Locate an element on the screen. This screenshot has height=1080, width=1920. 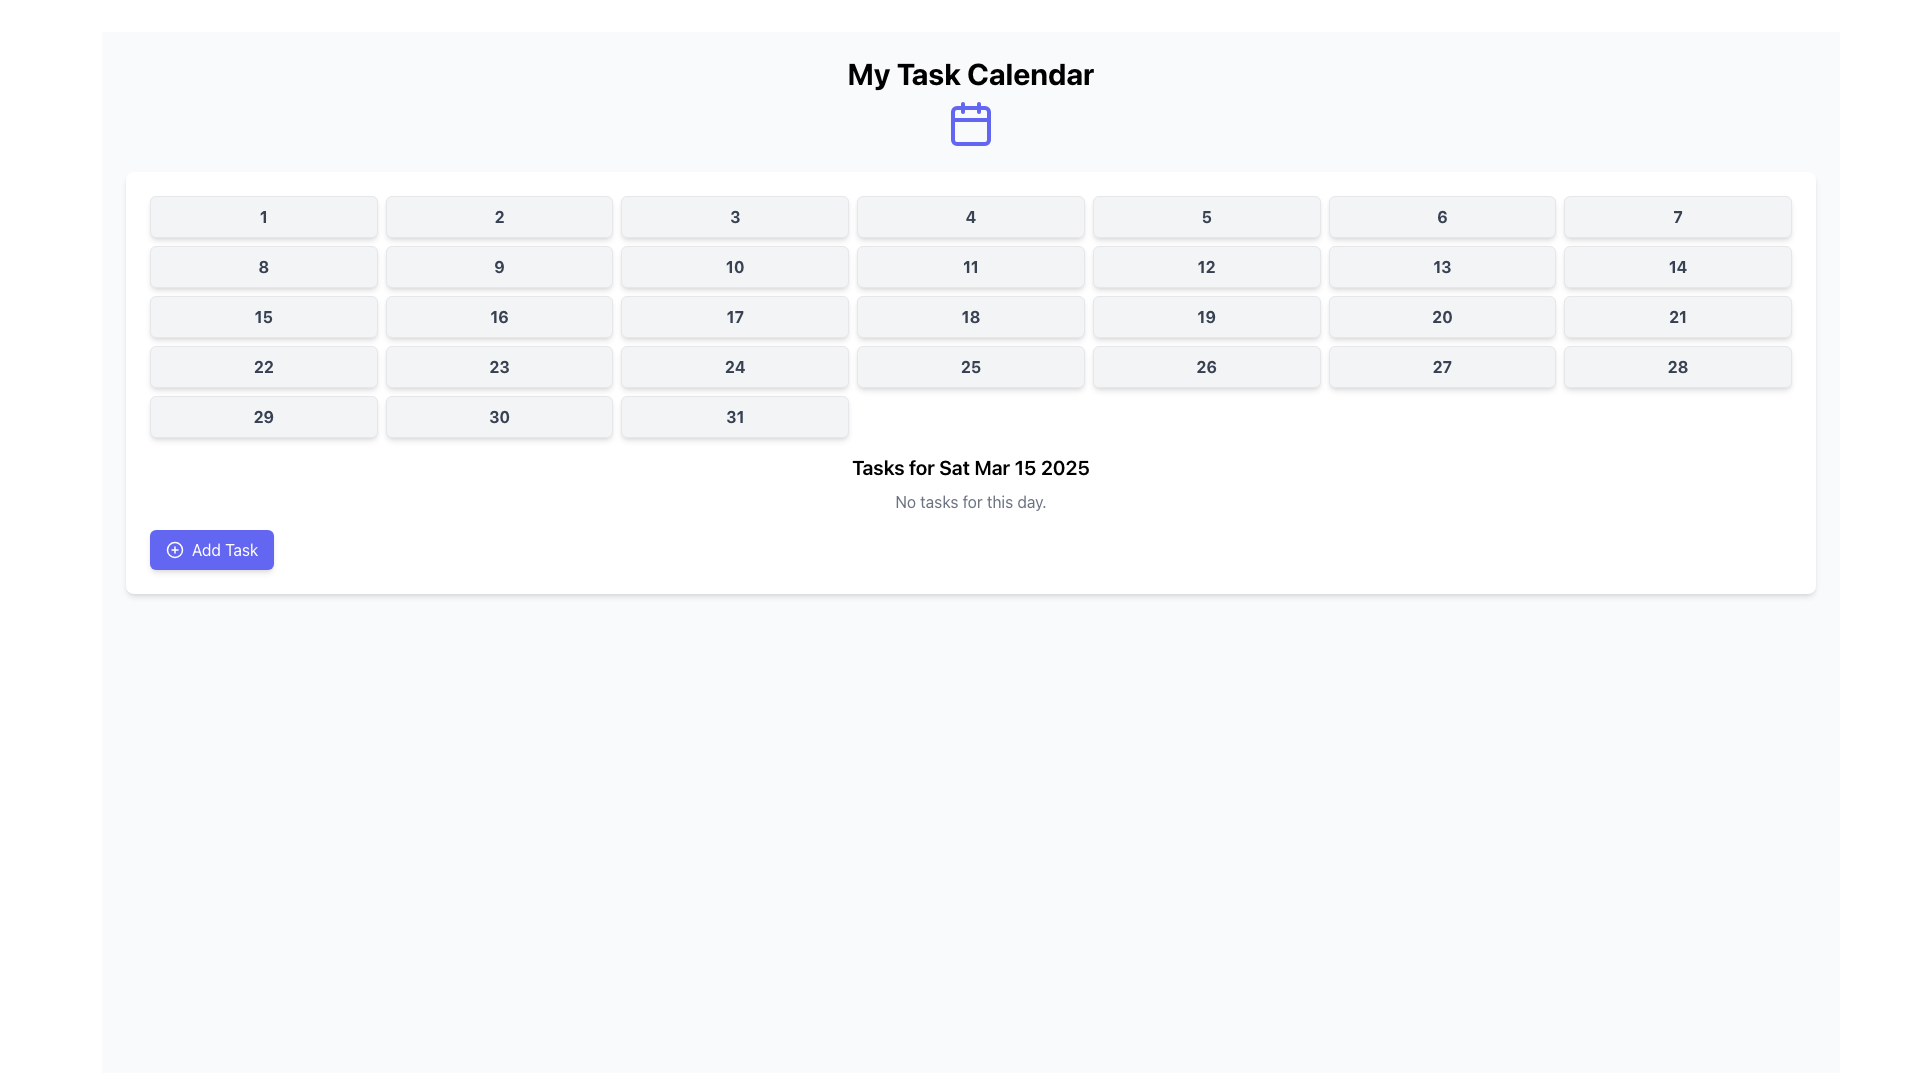
the button labeled '6' with a light gray background and bold dark gray text is located at coordinates (1442, 216).